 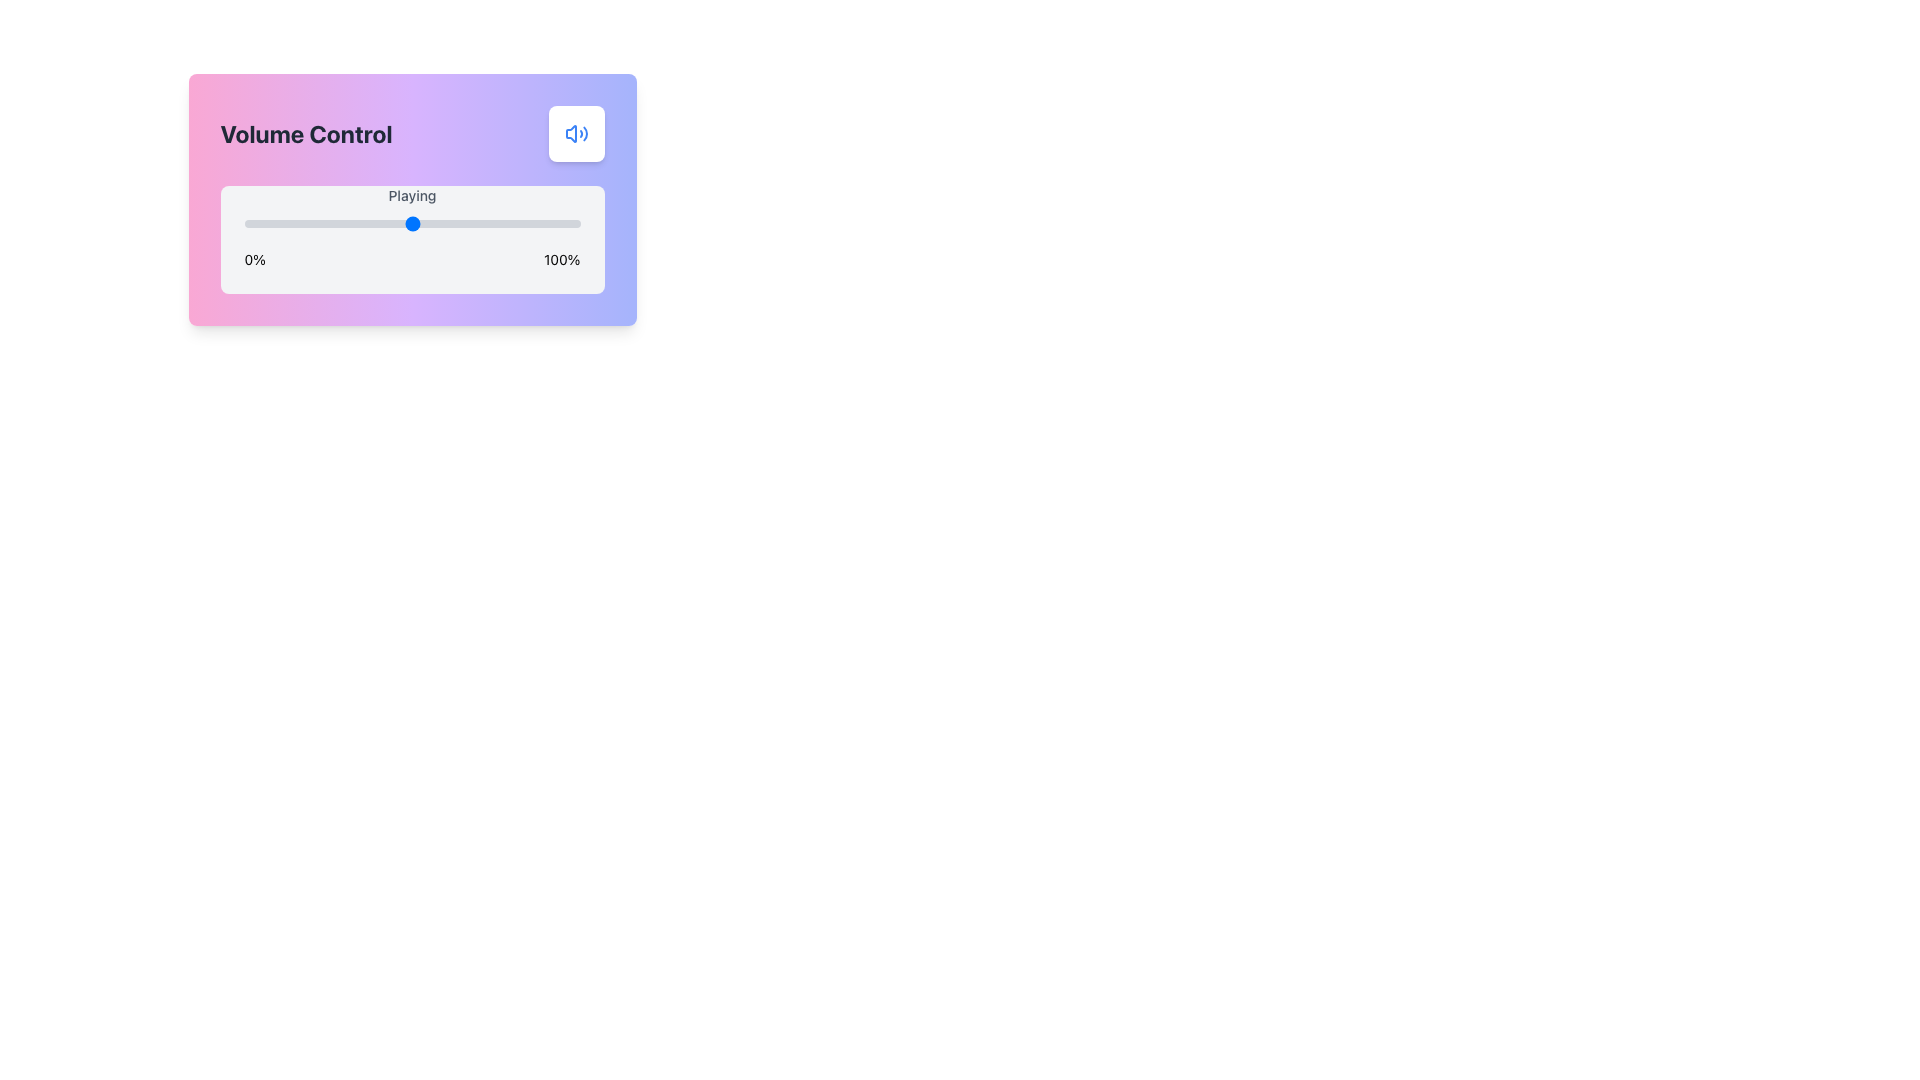 What do you see at coordinates (499, 223) in the screenshot?
I see `the slider` at bounding box center [499, 223].